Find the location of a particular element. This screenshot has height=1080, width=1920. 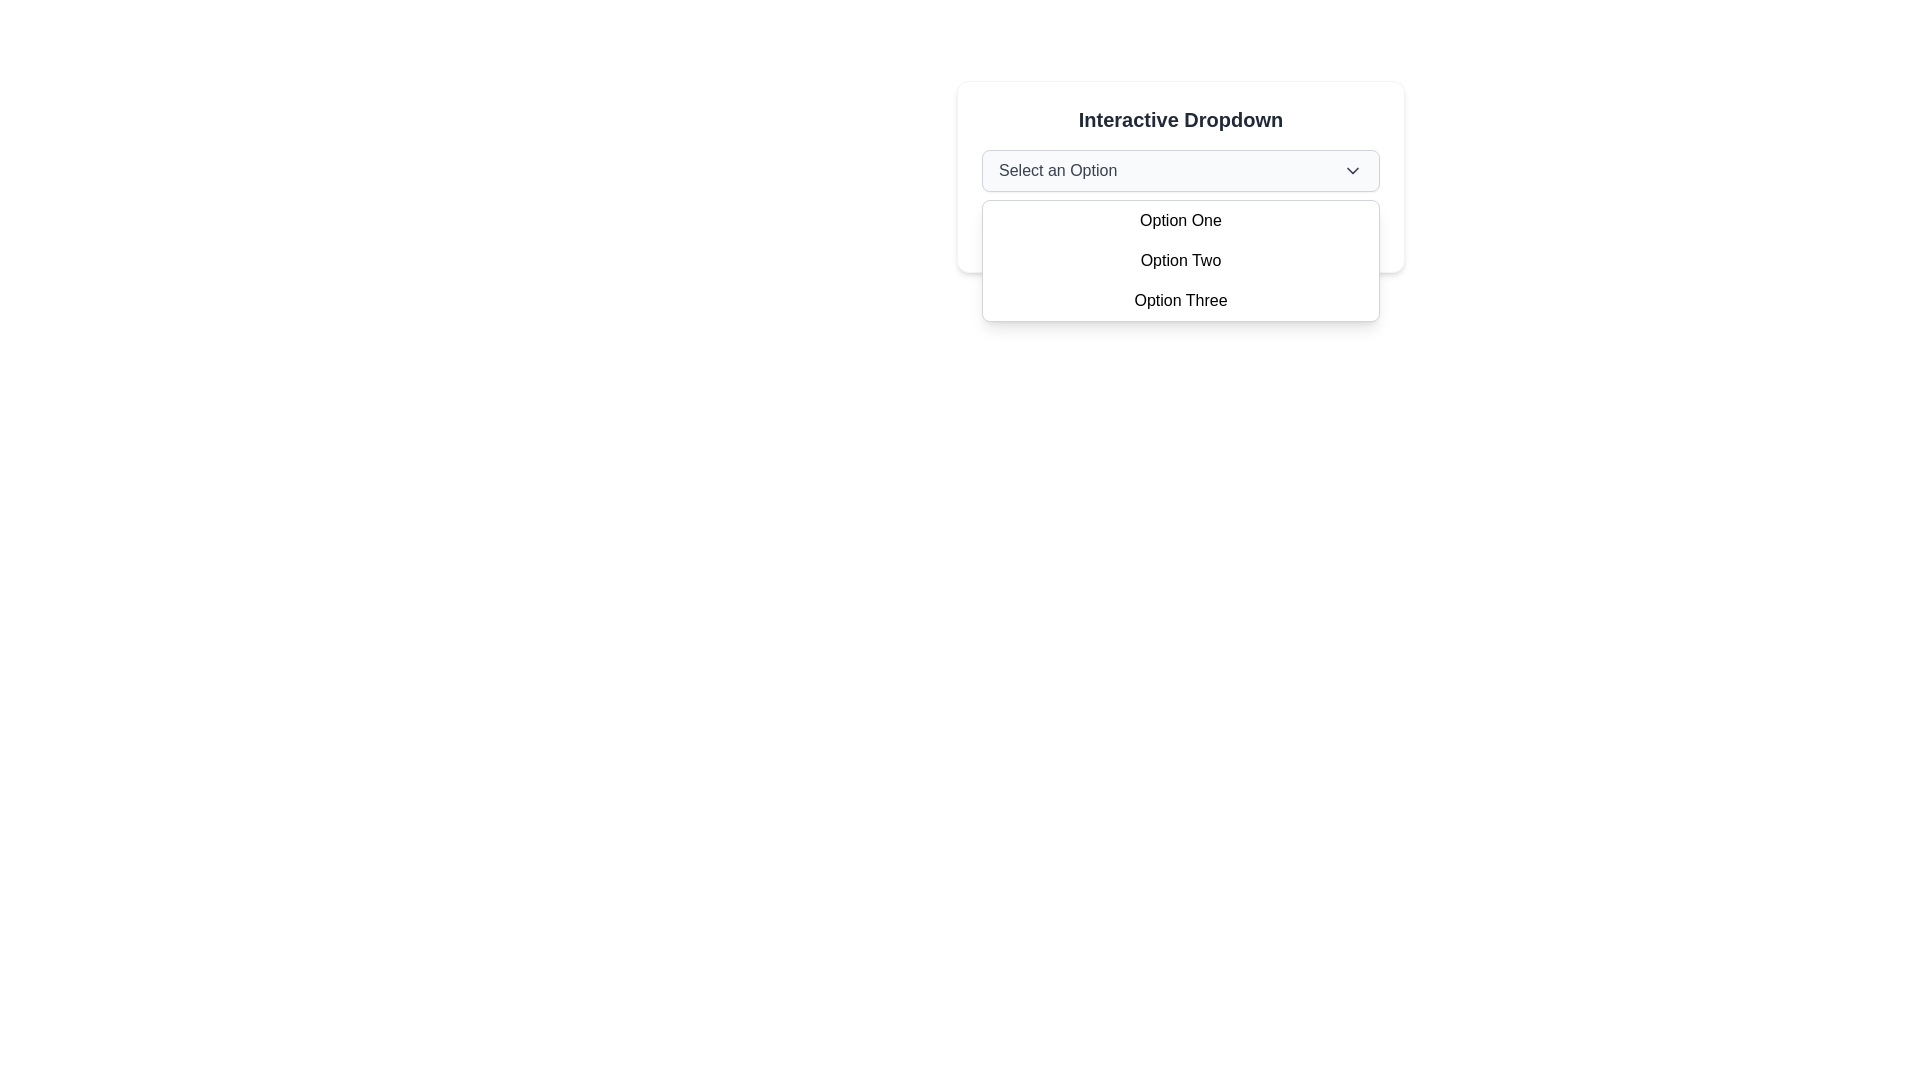

the selectable option labeled 'Option Three' within the dropdown menu is located at coordinates (1180, 300).